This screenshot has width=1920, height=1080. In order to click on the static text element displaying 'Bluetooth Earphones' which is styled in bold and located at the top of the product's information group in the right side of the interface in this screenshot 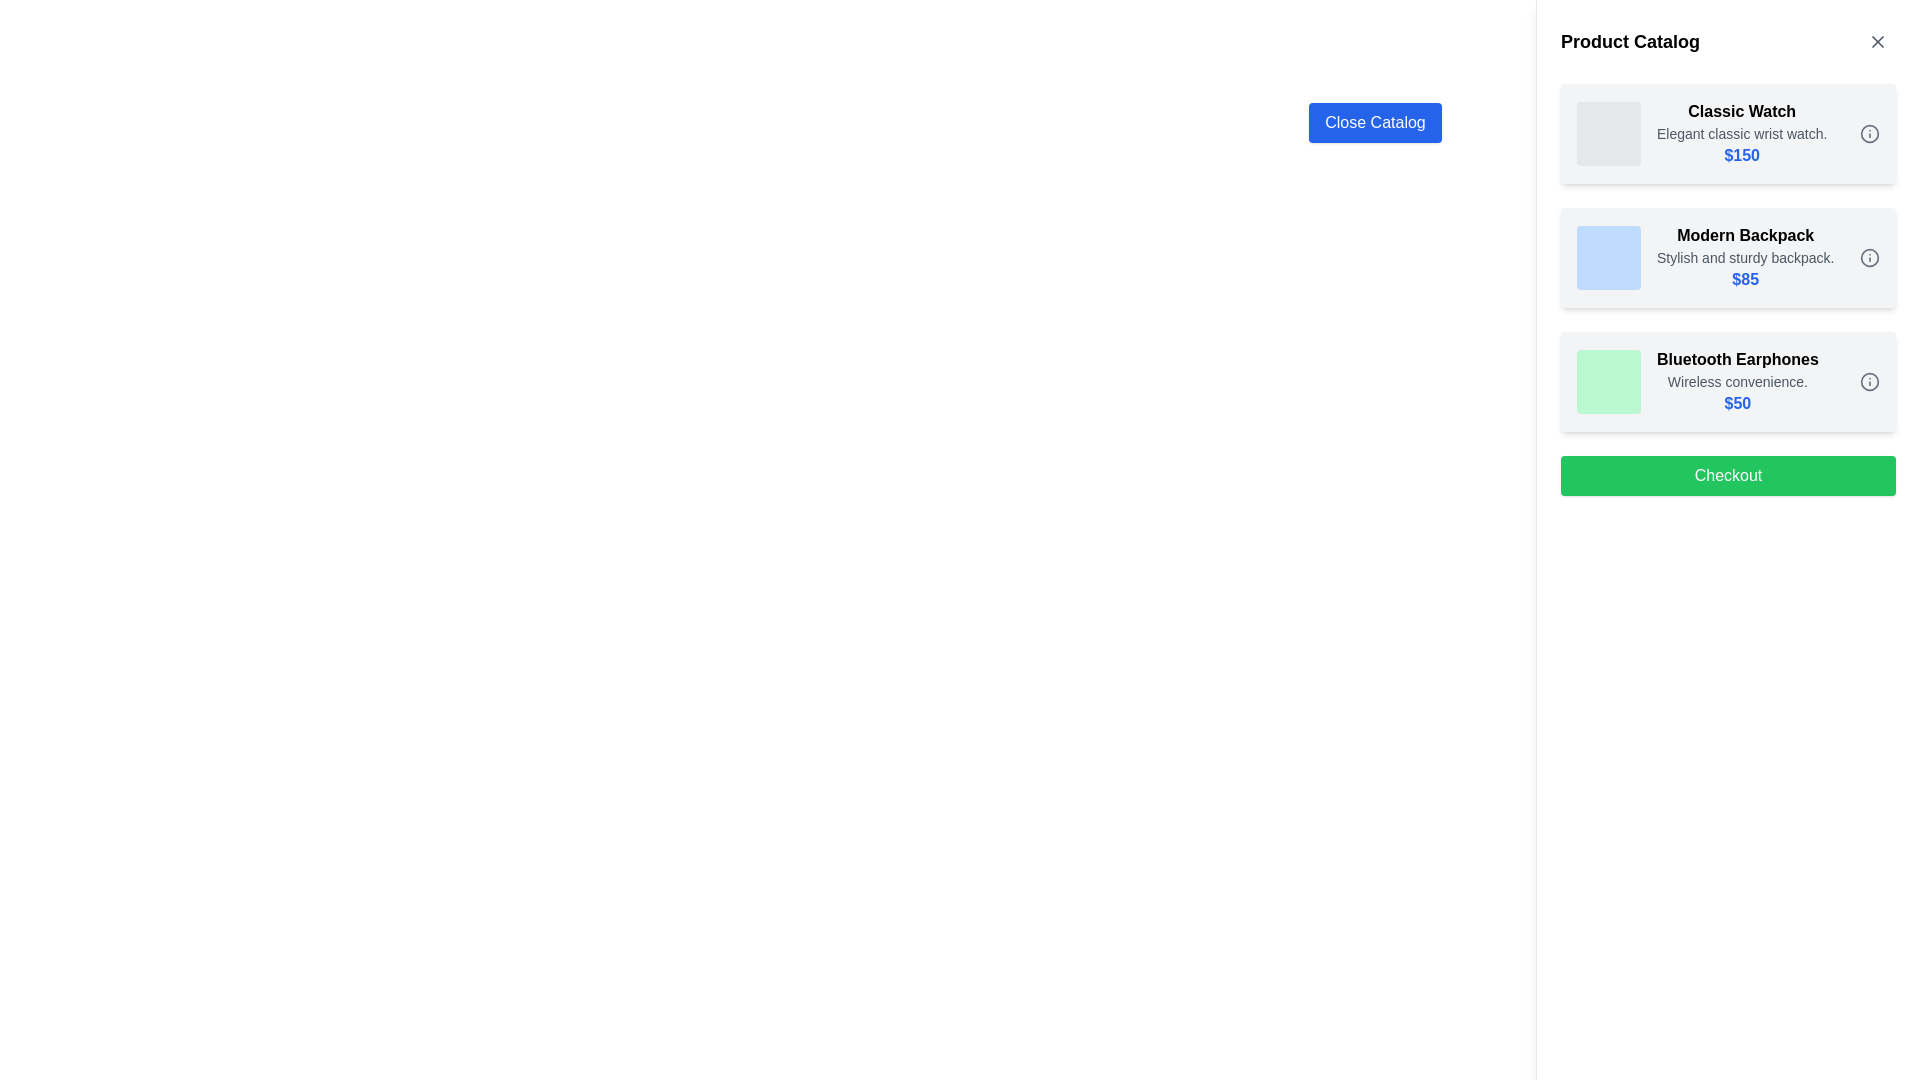, I will do `click(1736, 358)`.